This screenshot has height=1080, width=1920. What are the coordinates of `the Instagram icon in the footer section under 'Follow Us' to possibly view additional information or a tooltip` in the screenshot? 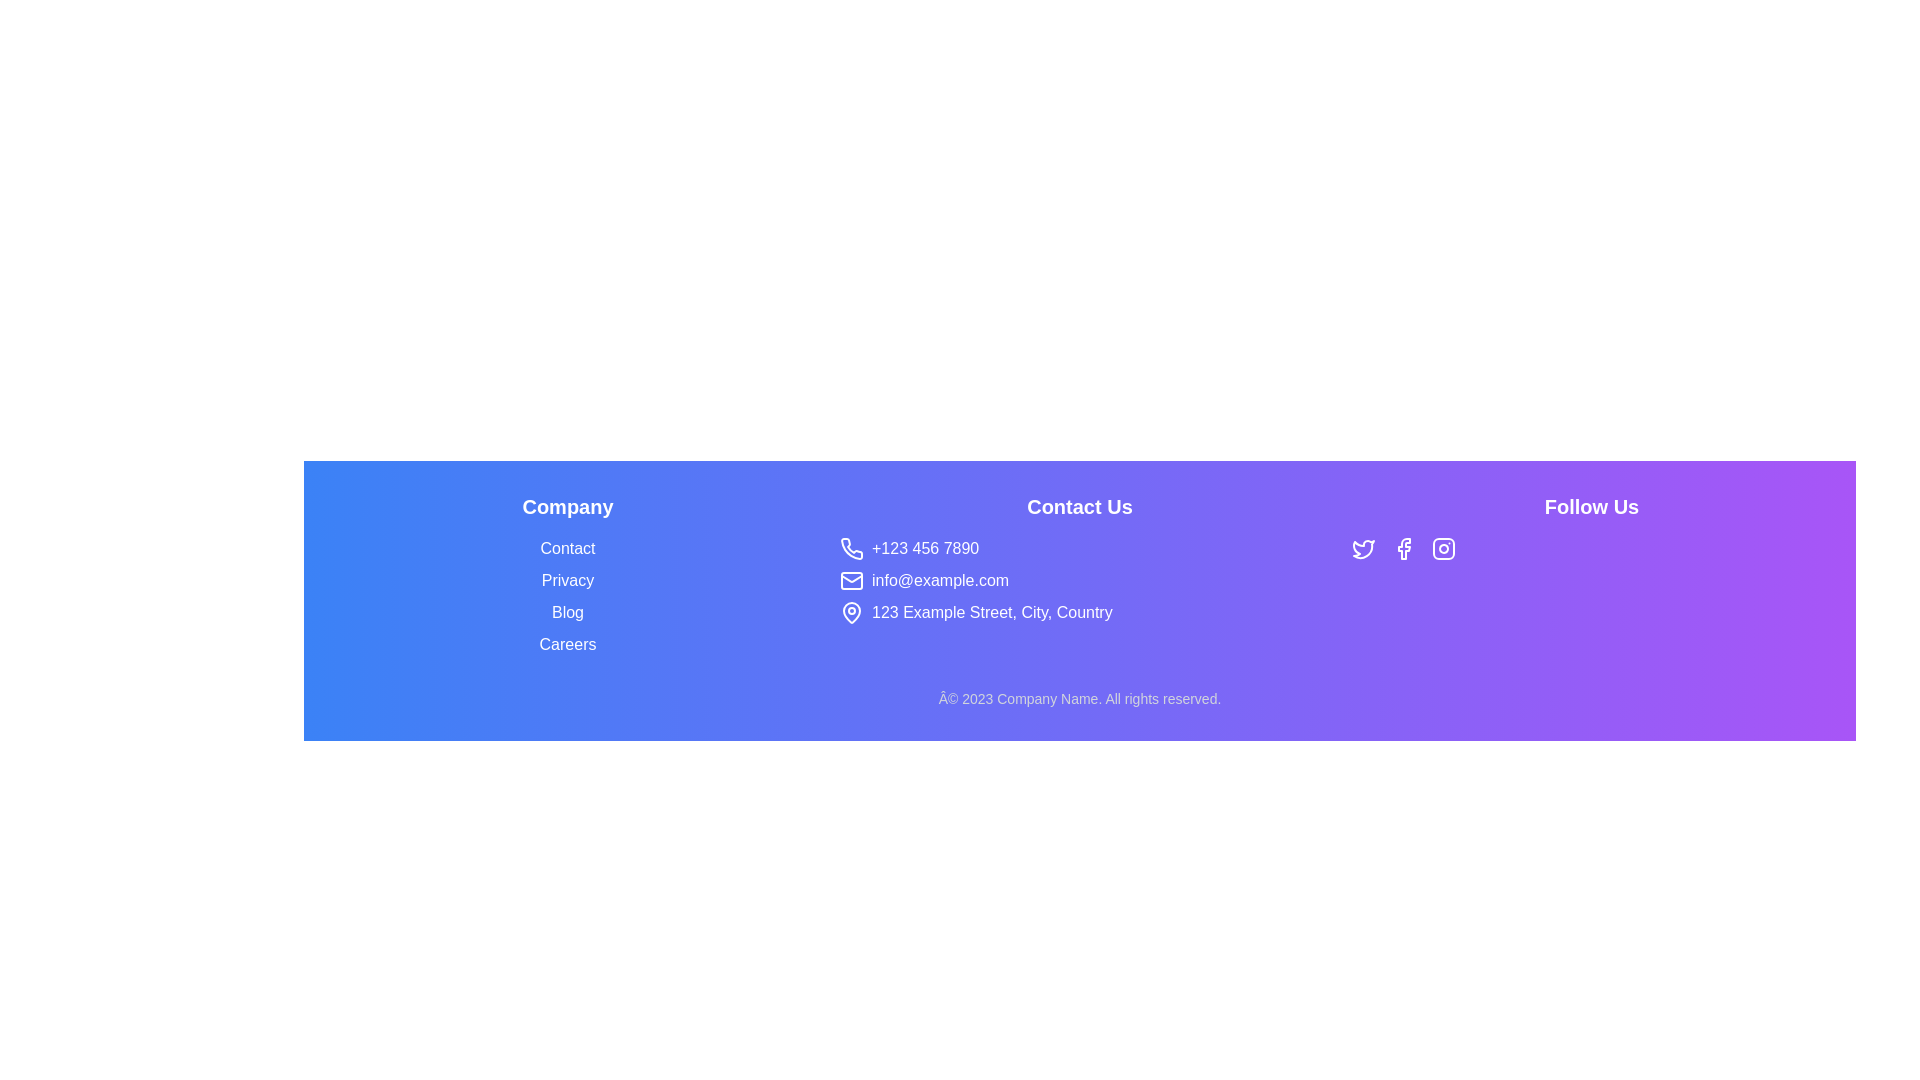 It's located at (1444, 548).